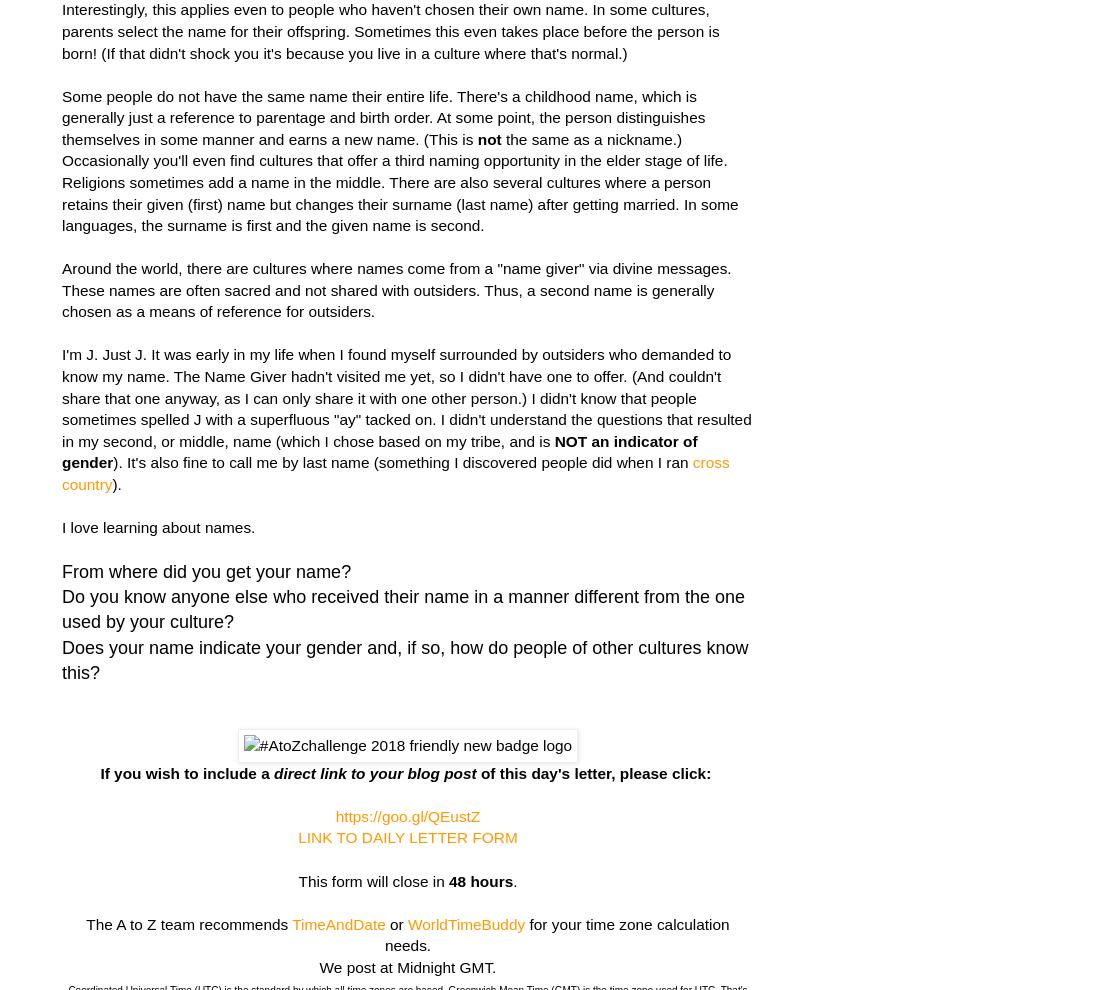 The image size is (1098, 990). I want to click on 'Does your name indicate your gender and, if so, how do people of other cultures know this?', so click(404, 659).